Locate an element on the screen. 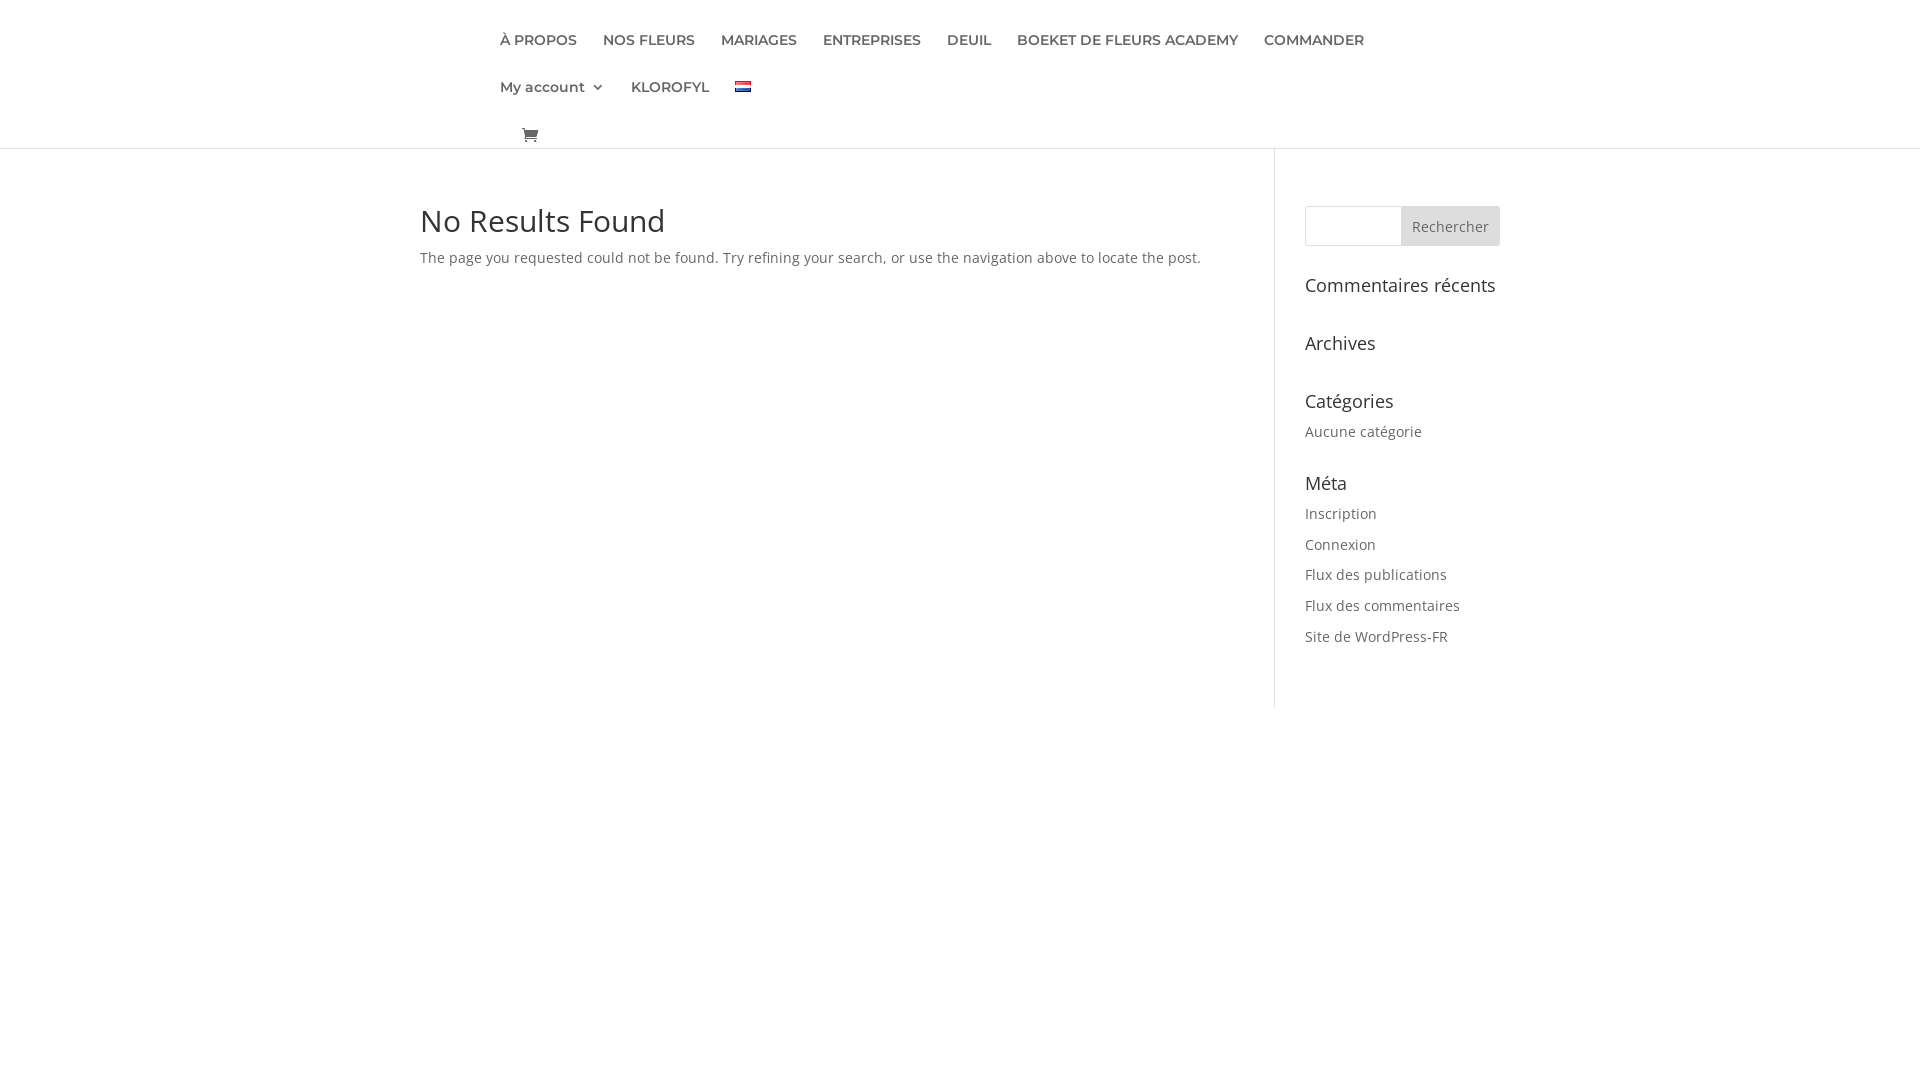 This screenshot has height=1080, width=1920. 'COMMANDER' is located at coordinates (1262, 55).